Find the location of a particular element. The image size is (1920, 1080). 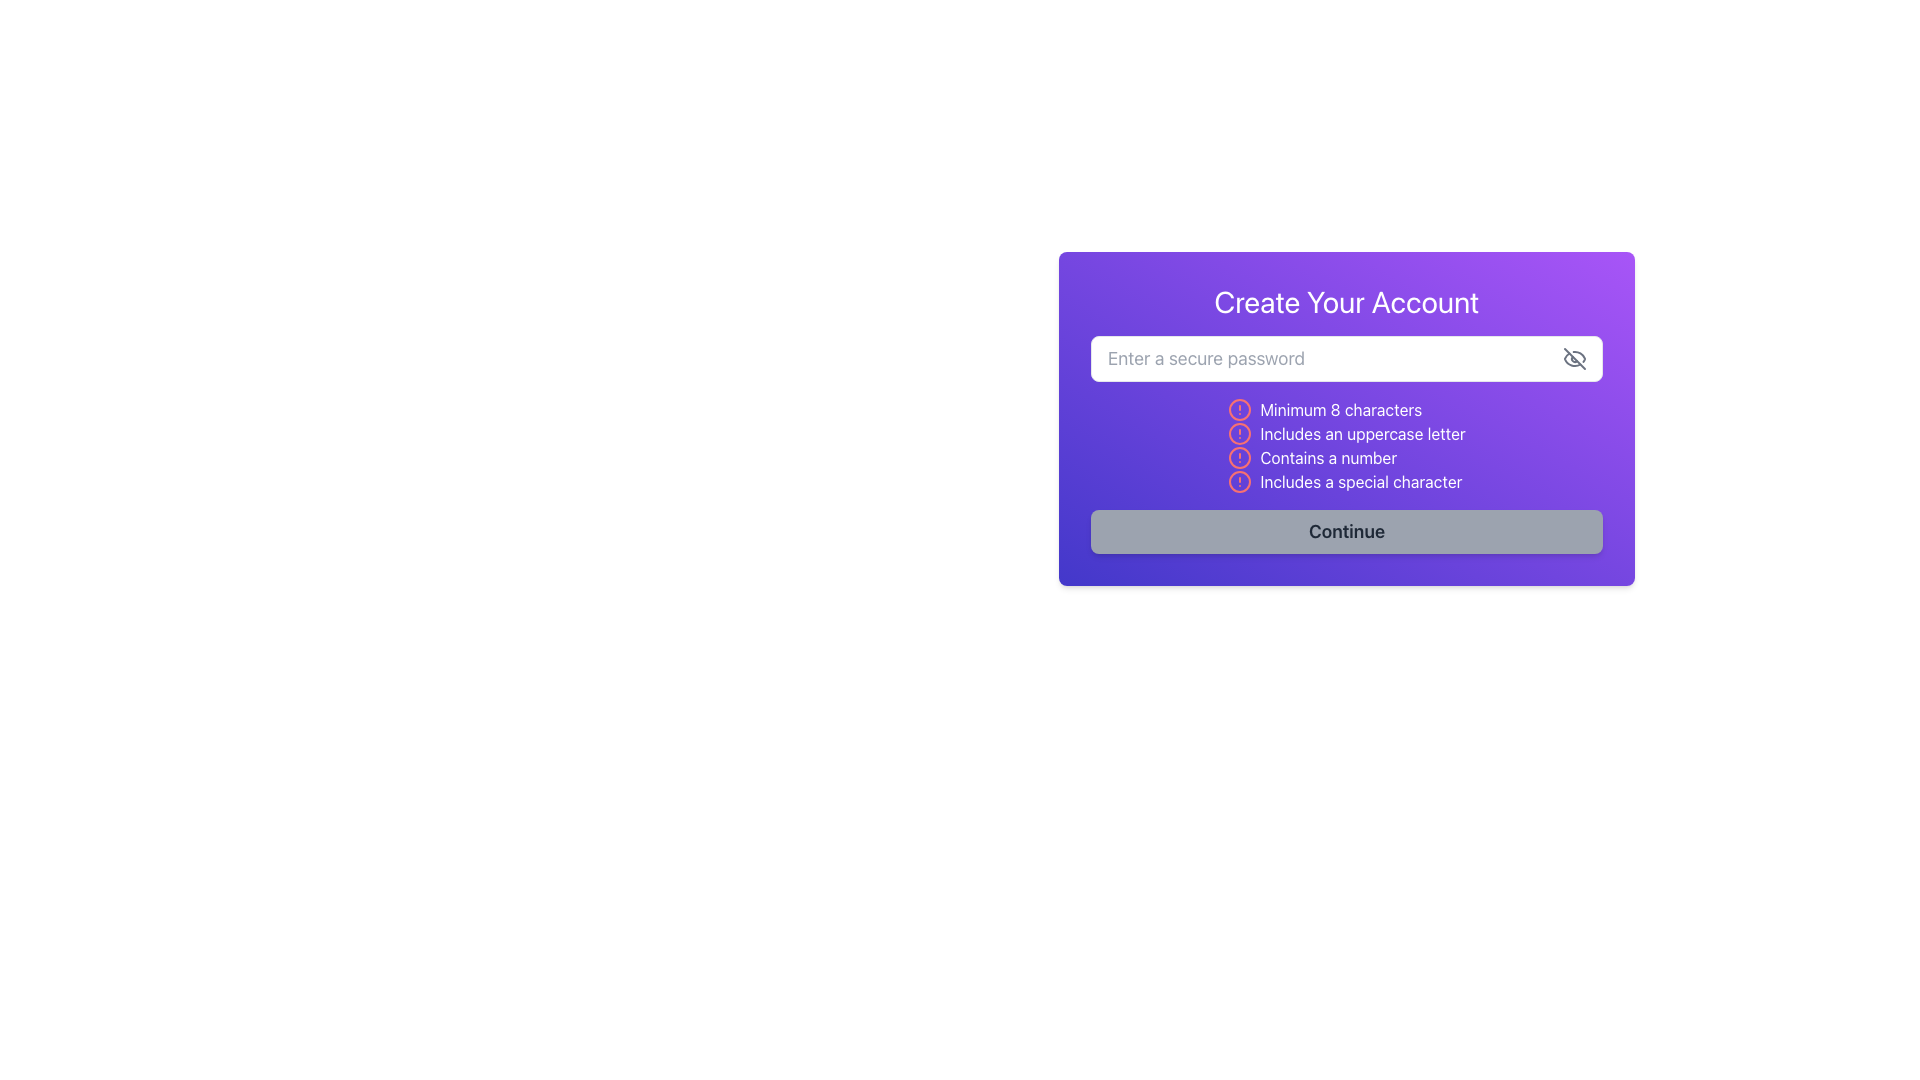

the Text Label with Icon that indicates the password must contain at least one uppercase letter, positioned below the 'Minimum 8 characters' requirement and above the 'Contains a number' requirement in the password creation interface is located at coordinates (1347, 433).